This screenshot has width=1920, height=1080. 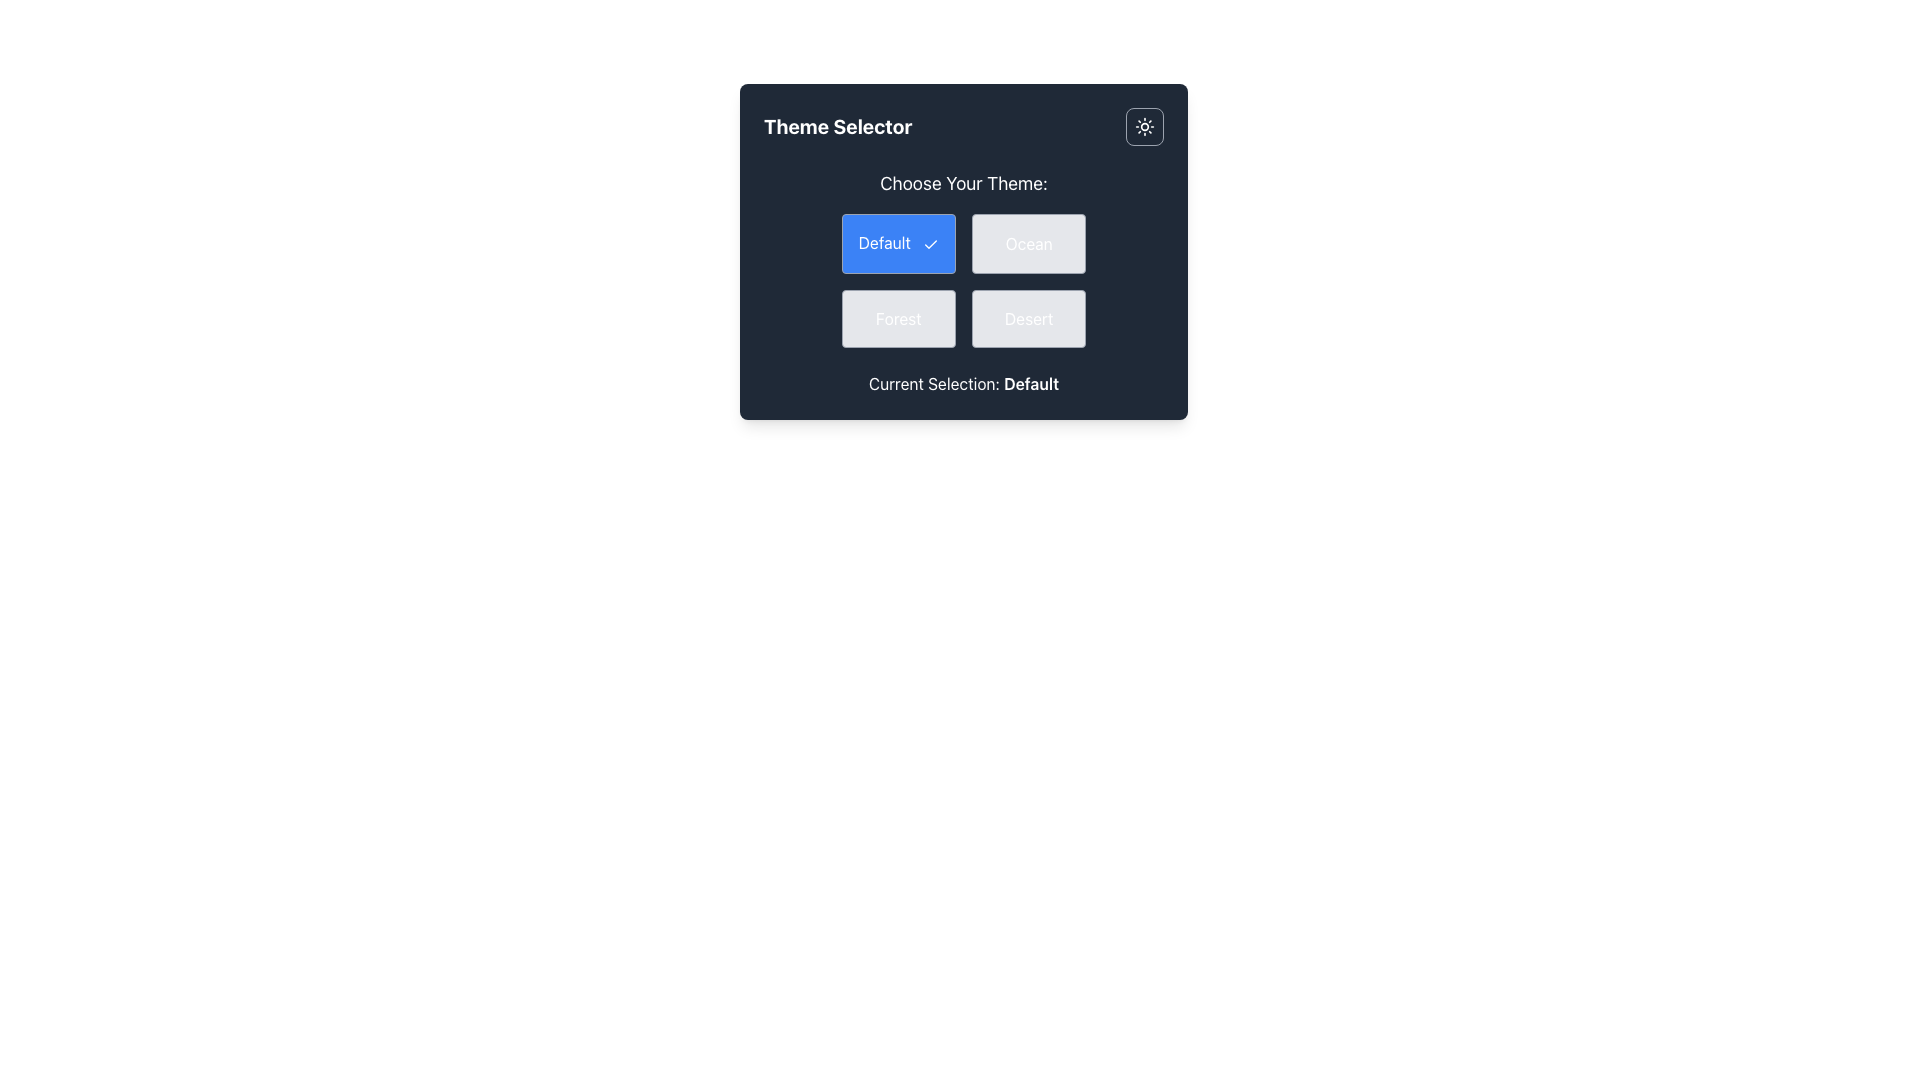 What do you see at coordinates (930, 242) in the screenshot?
I see `the checkmark icon within the 'Default' button in the theme selection dialog, which indicates selection confirmation` at bounding box center [930, 242].